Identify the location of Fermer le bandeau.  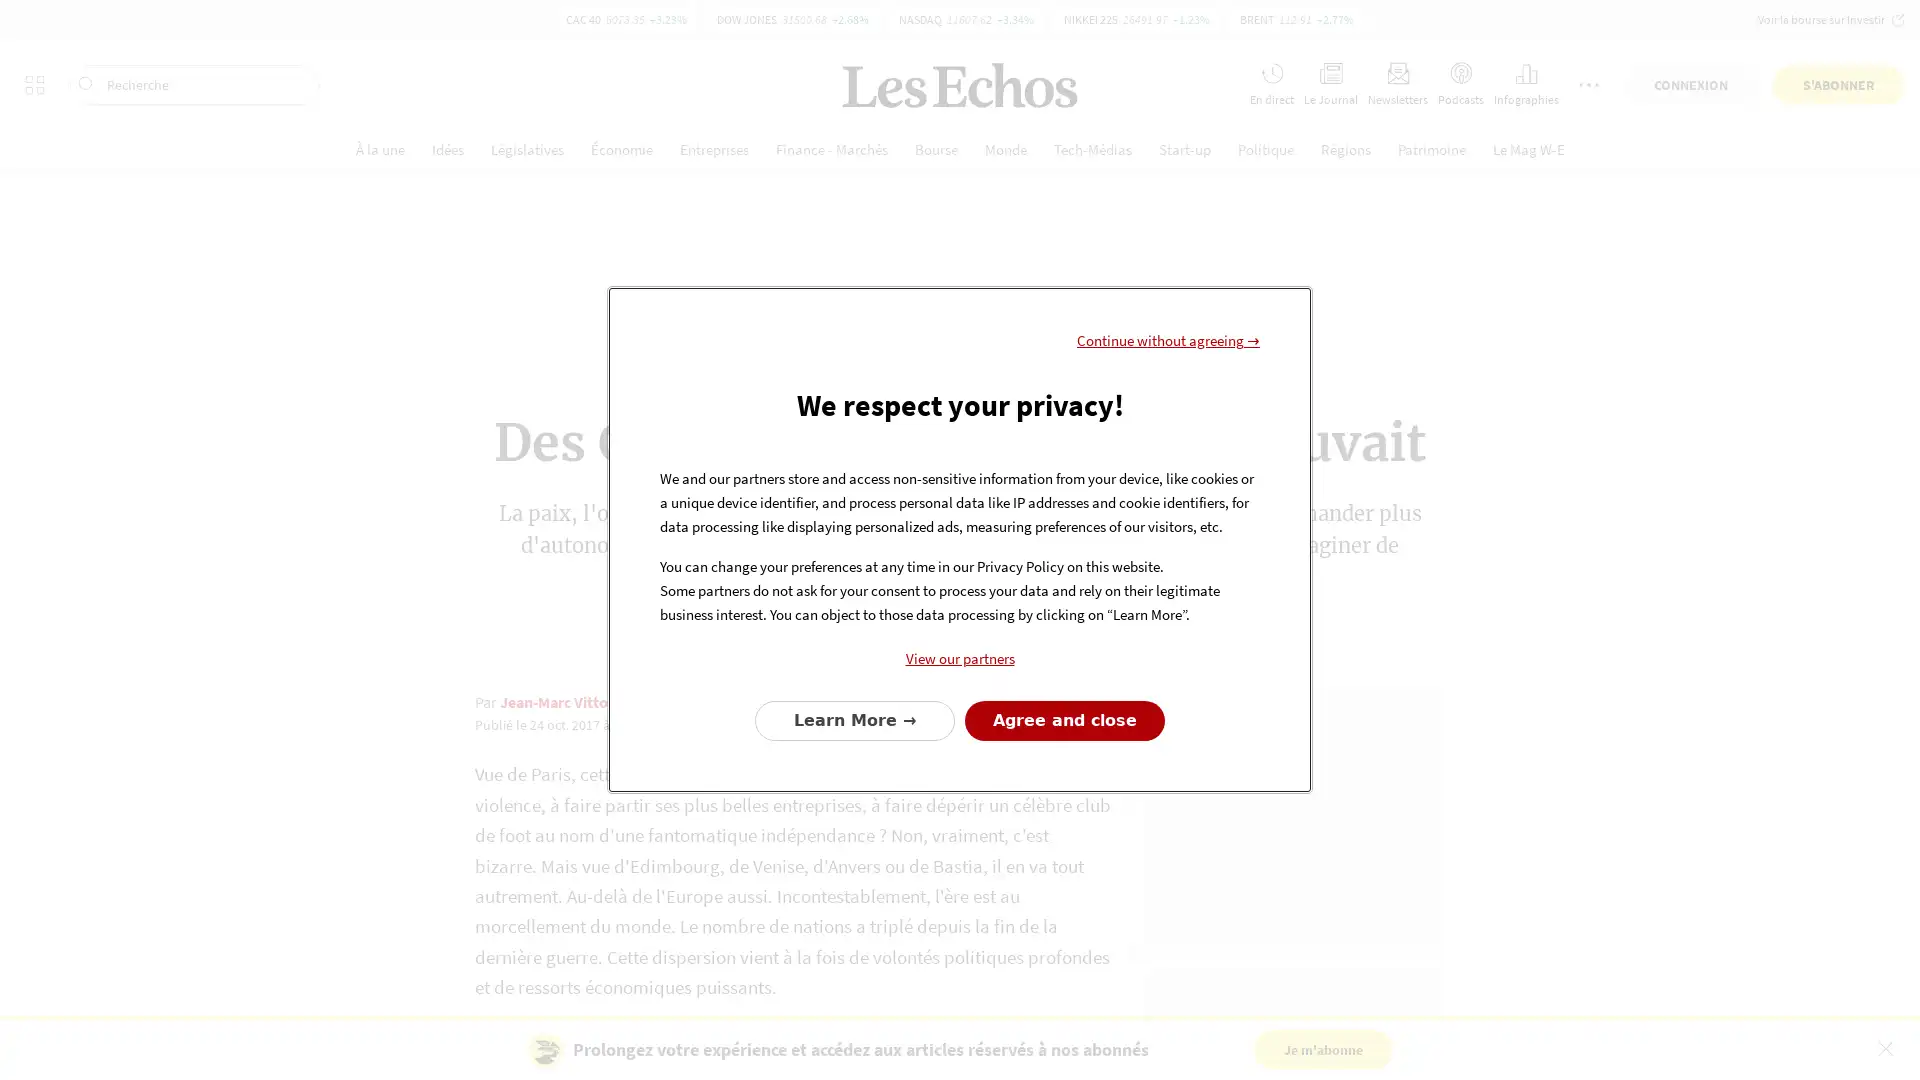
(1884, 1047).